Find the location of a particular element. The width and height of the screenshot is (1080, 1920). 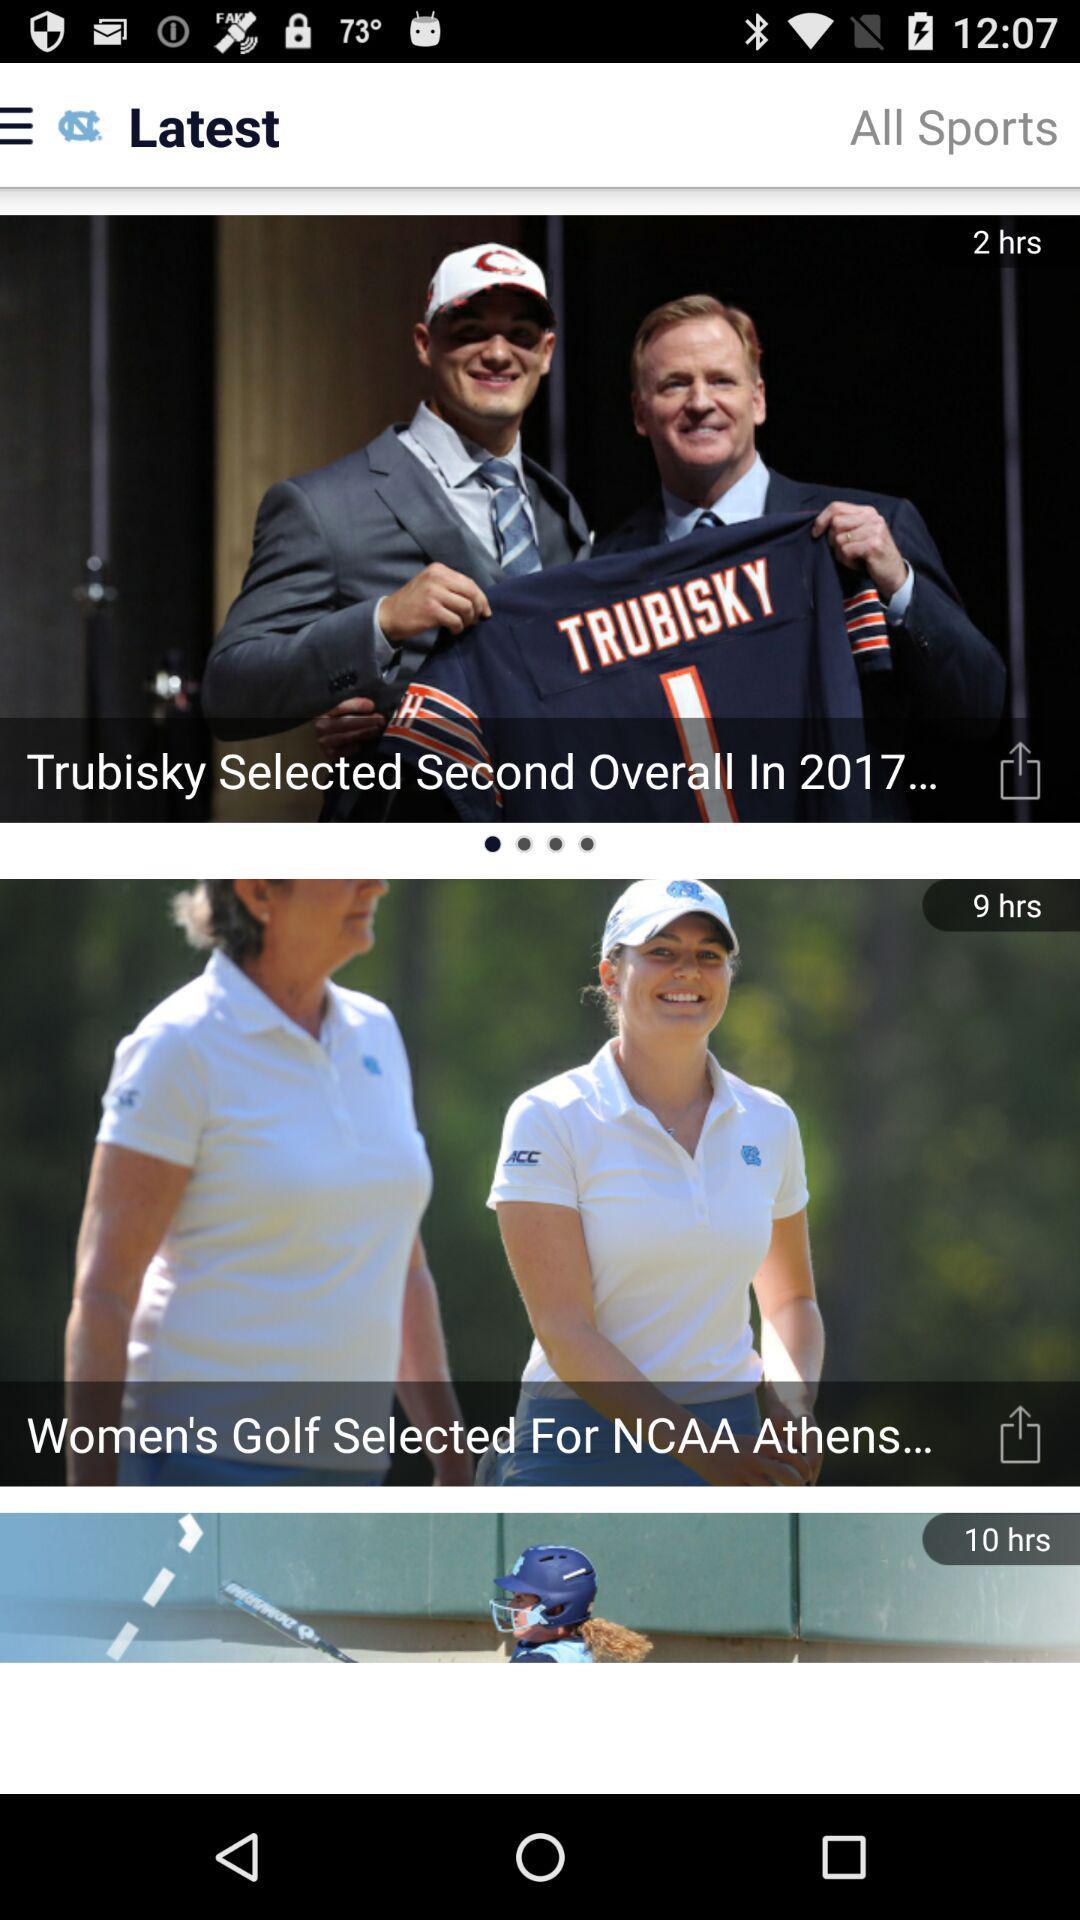

the app next to latest item is located at coordinates (953, 124).